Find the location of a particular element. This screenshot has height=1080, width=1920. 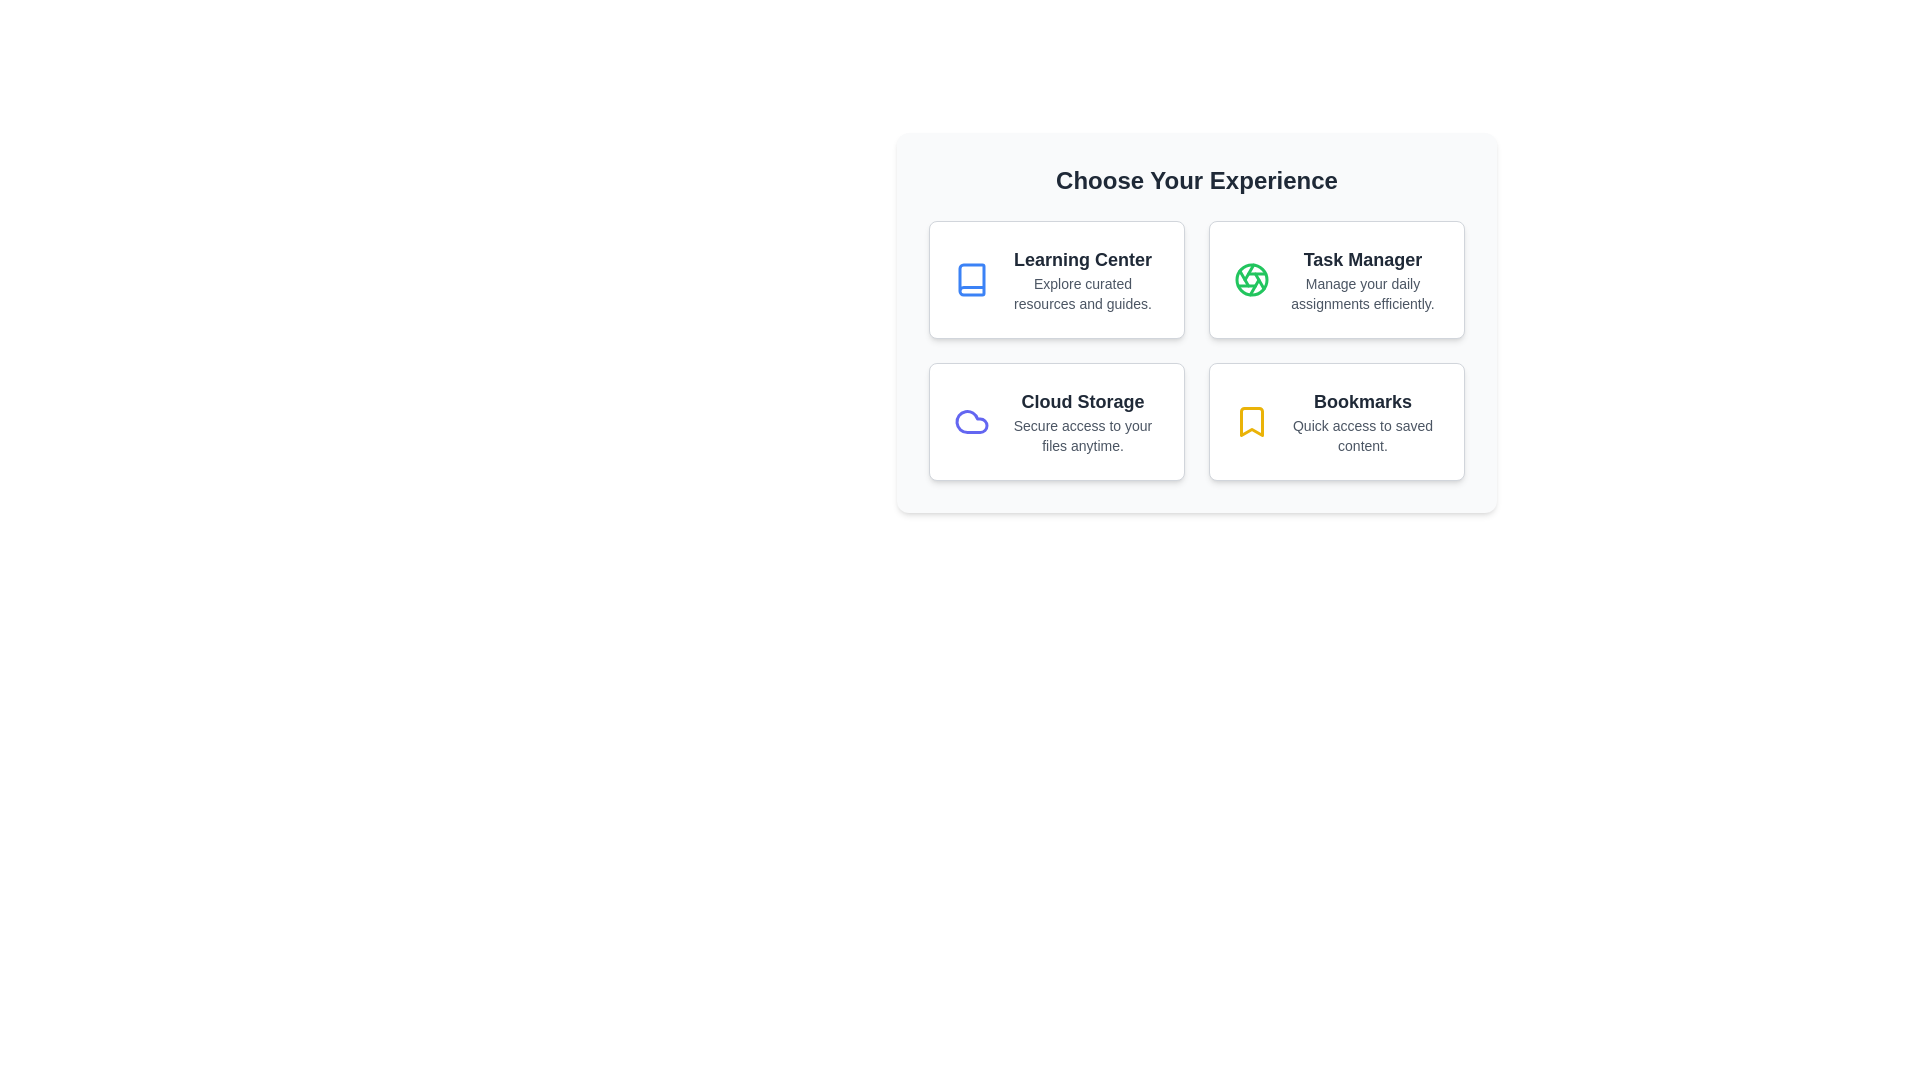

keyboard navigation is located at coordinates (1337, 420).